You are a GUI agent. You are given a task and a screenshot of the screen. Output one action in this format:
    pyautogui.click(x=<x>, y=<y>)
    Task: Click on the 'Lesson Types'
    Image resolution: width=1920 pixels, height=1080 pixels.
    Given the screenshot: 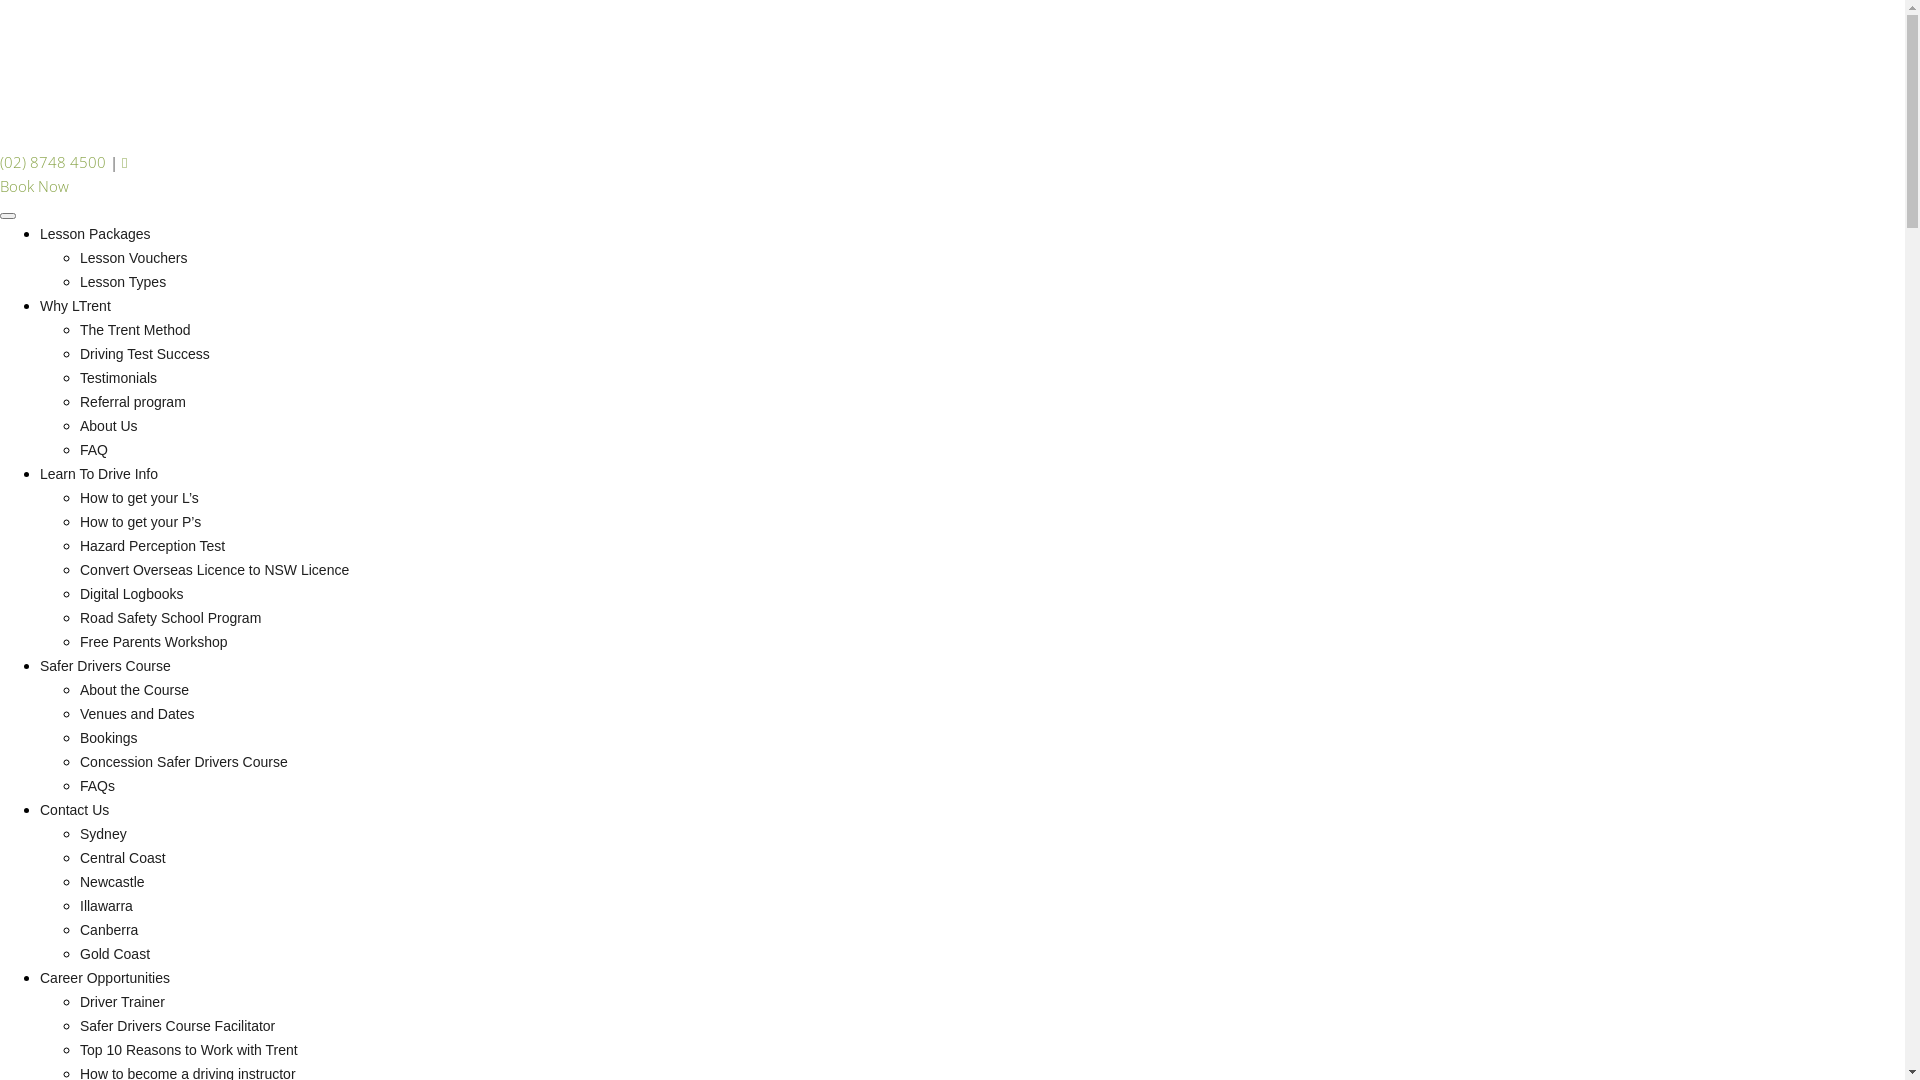 What is the action you would take?
    pyautogui.click(x=80, y=281)
    